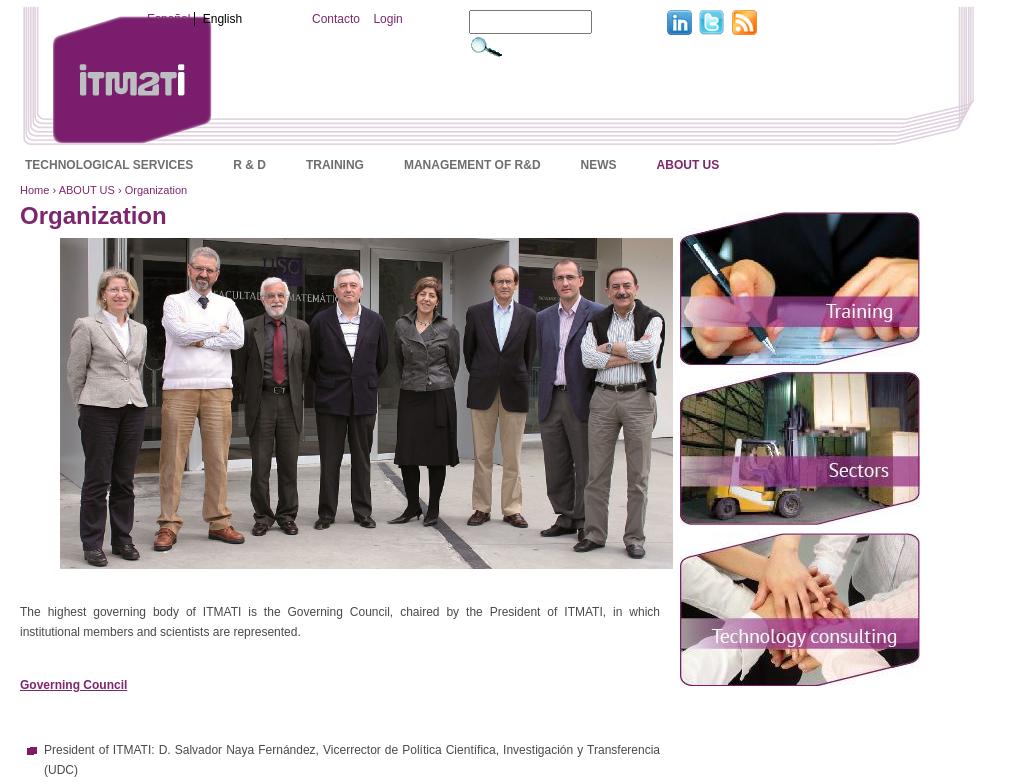  What do you see at coordinates (403, 163) in the screenshot?
I see `'MANAGEMENT OF R&D'` at bounding box center [403, 163].